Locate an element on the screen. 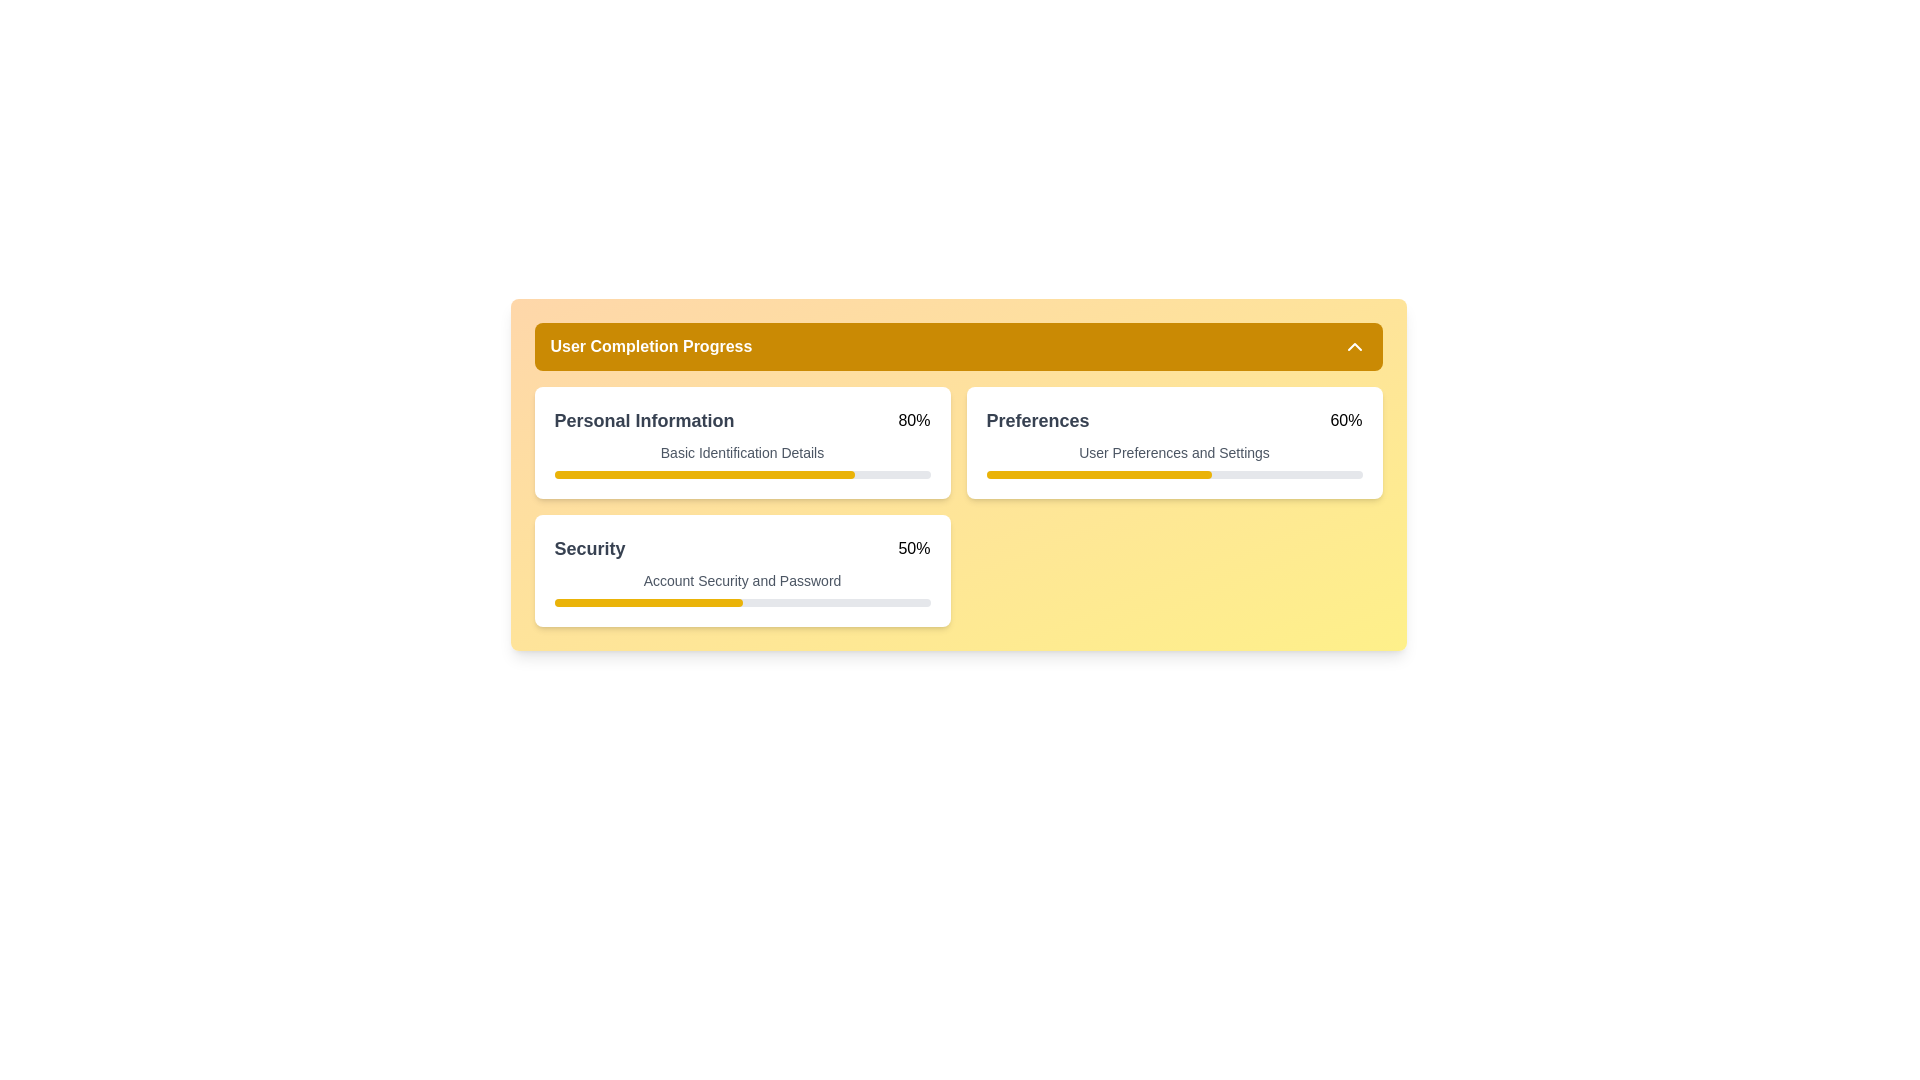 Image resolution: width=1920 pixels, height=1080 pixels. the text label that indicates the user completion progress at the top left of the progress dashboard is located at coordinates (651, 346).